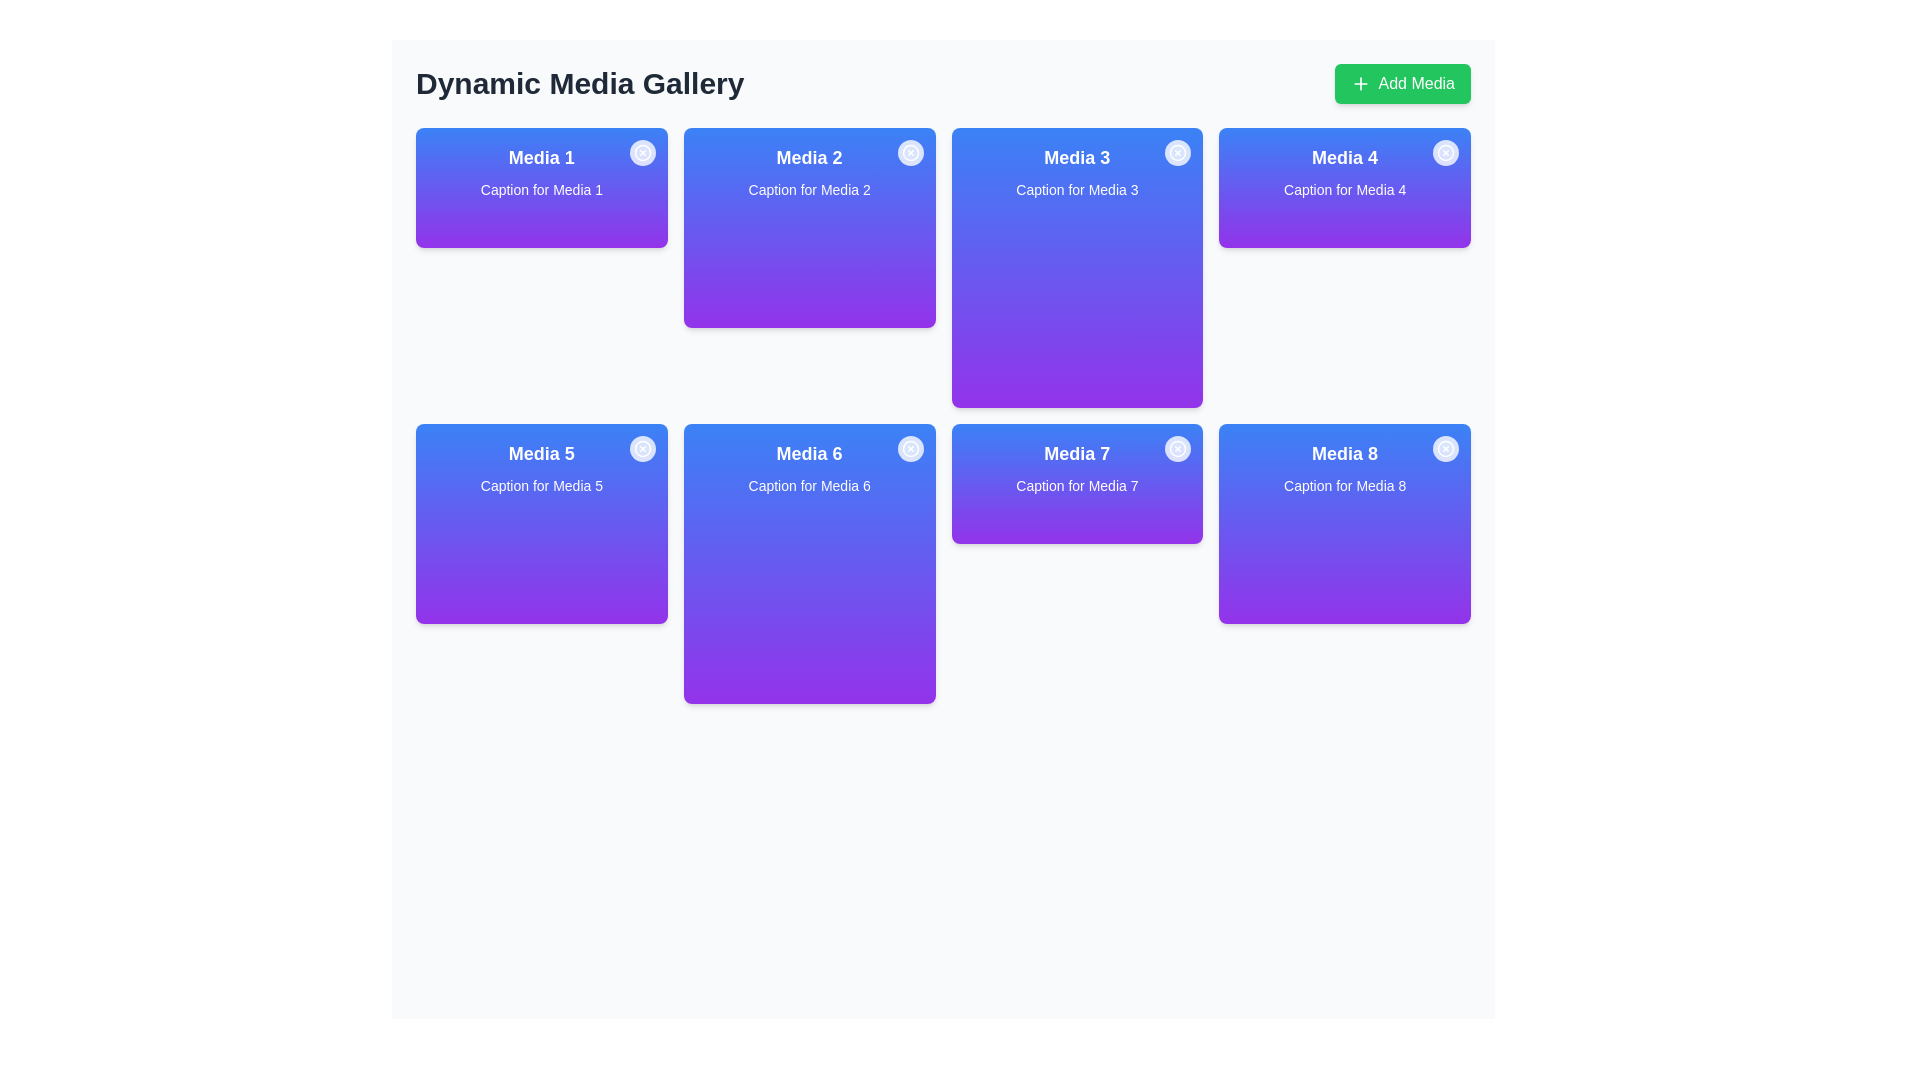  What do you see at coordinates (1178, 450) in the screenshot?
I see `the small circular button with a red 'X' icon located at the top-right corner of the card labeled 'Media 7' for accessibility navigation` at bounding box center [1178, 450].